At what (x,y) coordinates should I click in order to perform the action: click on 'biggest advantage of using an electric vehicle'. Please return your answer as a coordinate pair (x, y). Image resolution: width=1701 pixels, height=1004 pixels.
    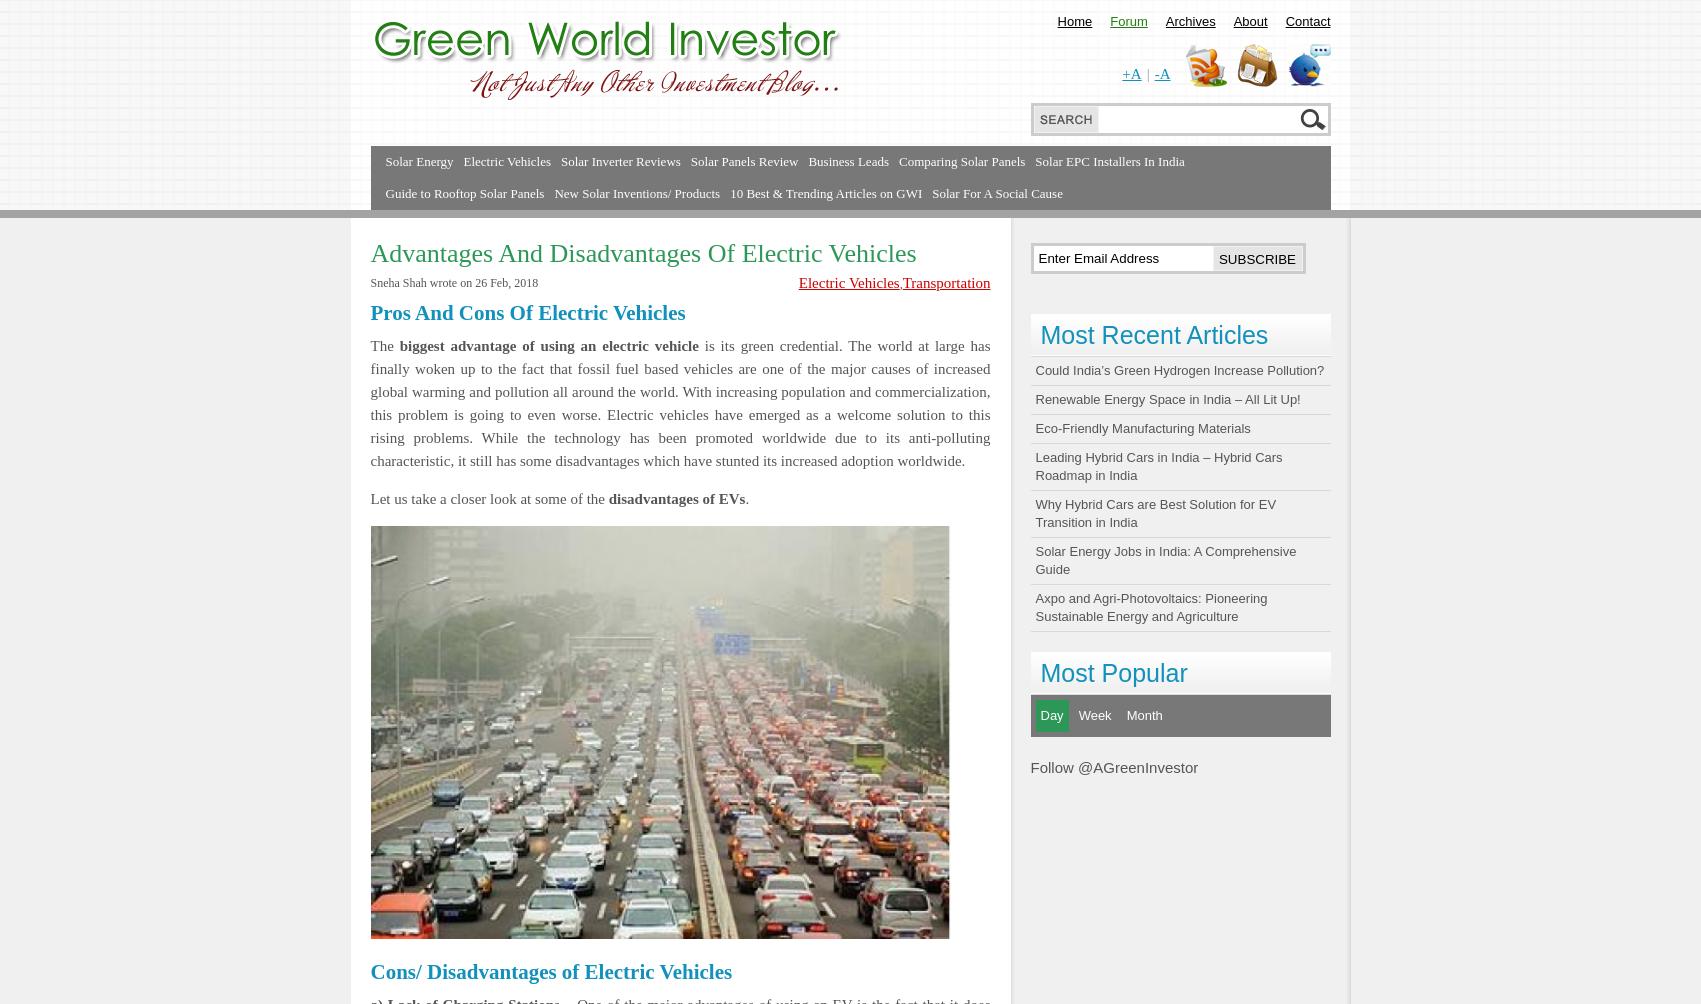
    Looking at the image, I should click on (398, 345).